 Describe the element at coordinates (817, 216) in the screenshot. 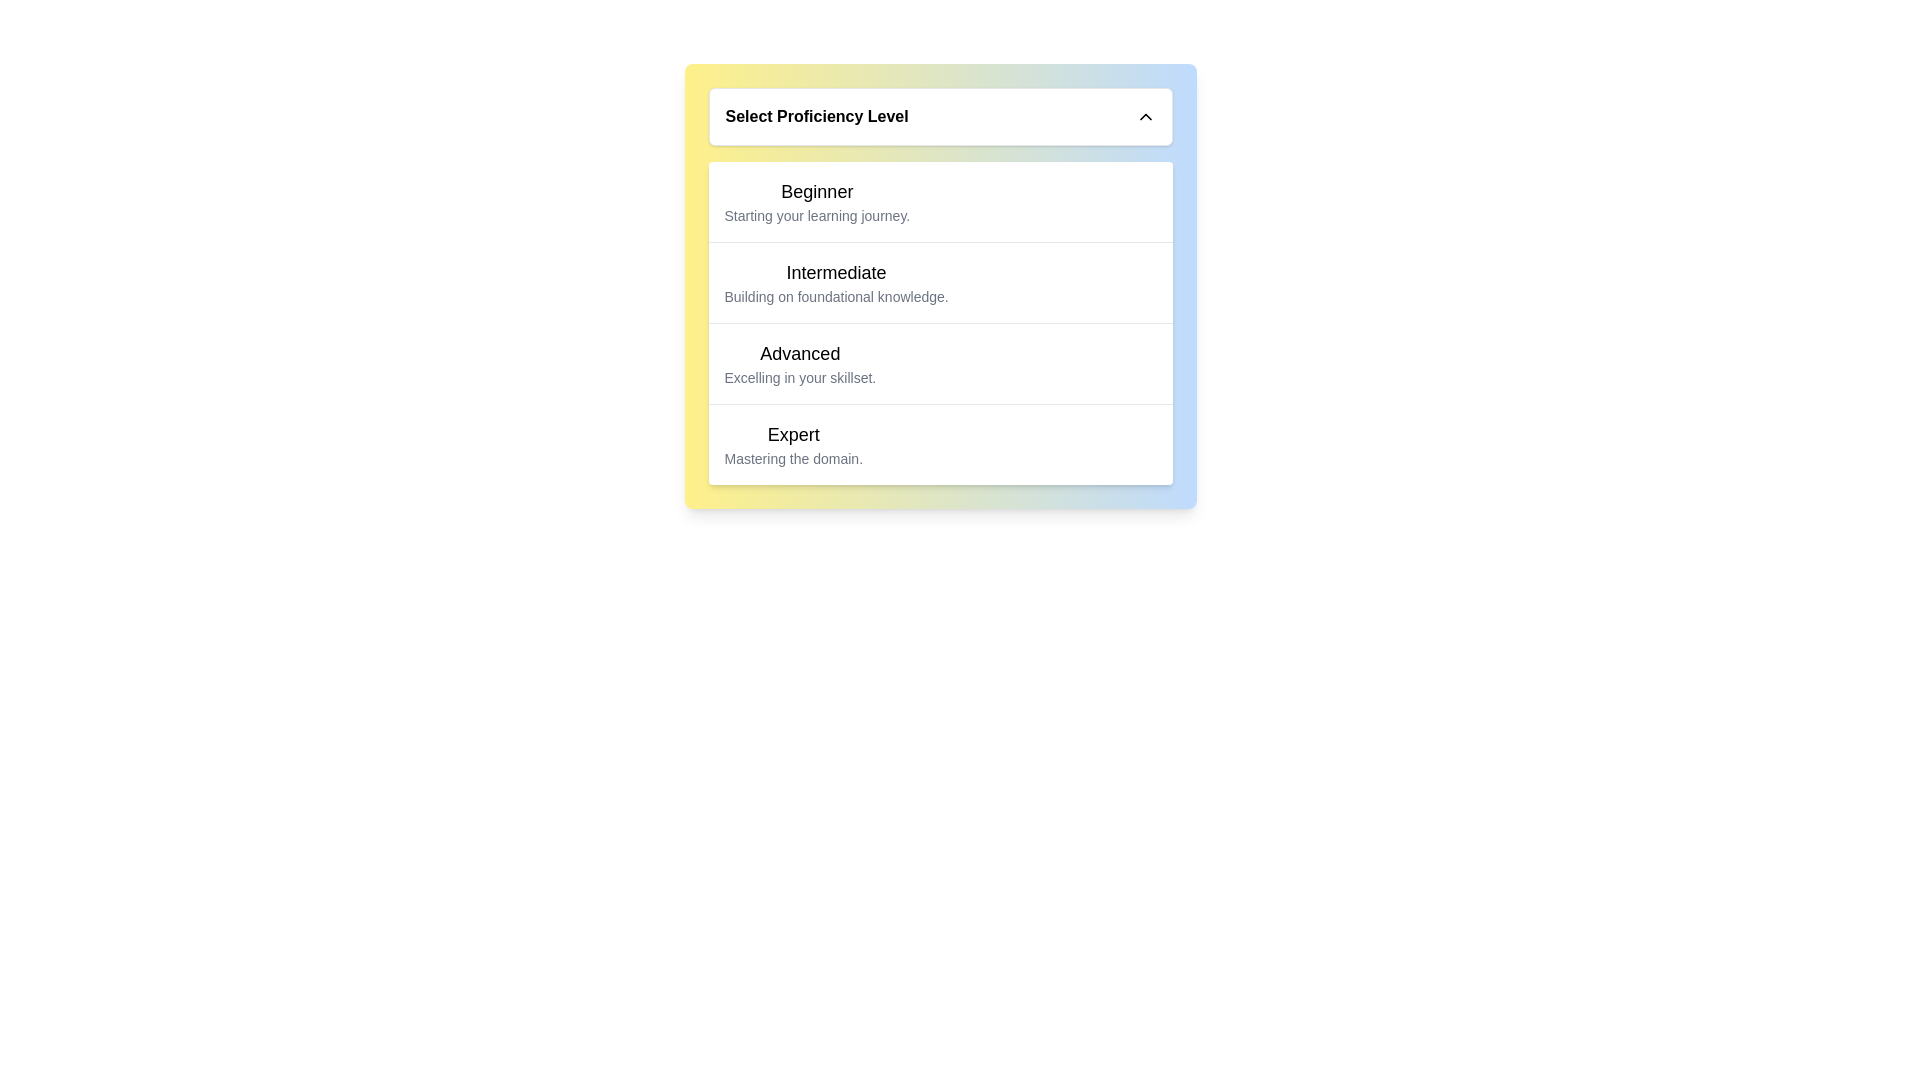

I see `the descriptive Text Label positioned beneath the 'Beginner' proficiency level in the dropdown menu` at that location.